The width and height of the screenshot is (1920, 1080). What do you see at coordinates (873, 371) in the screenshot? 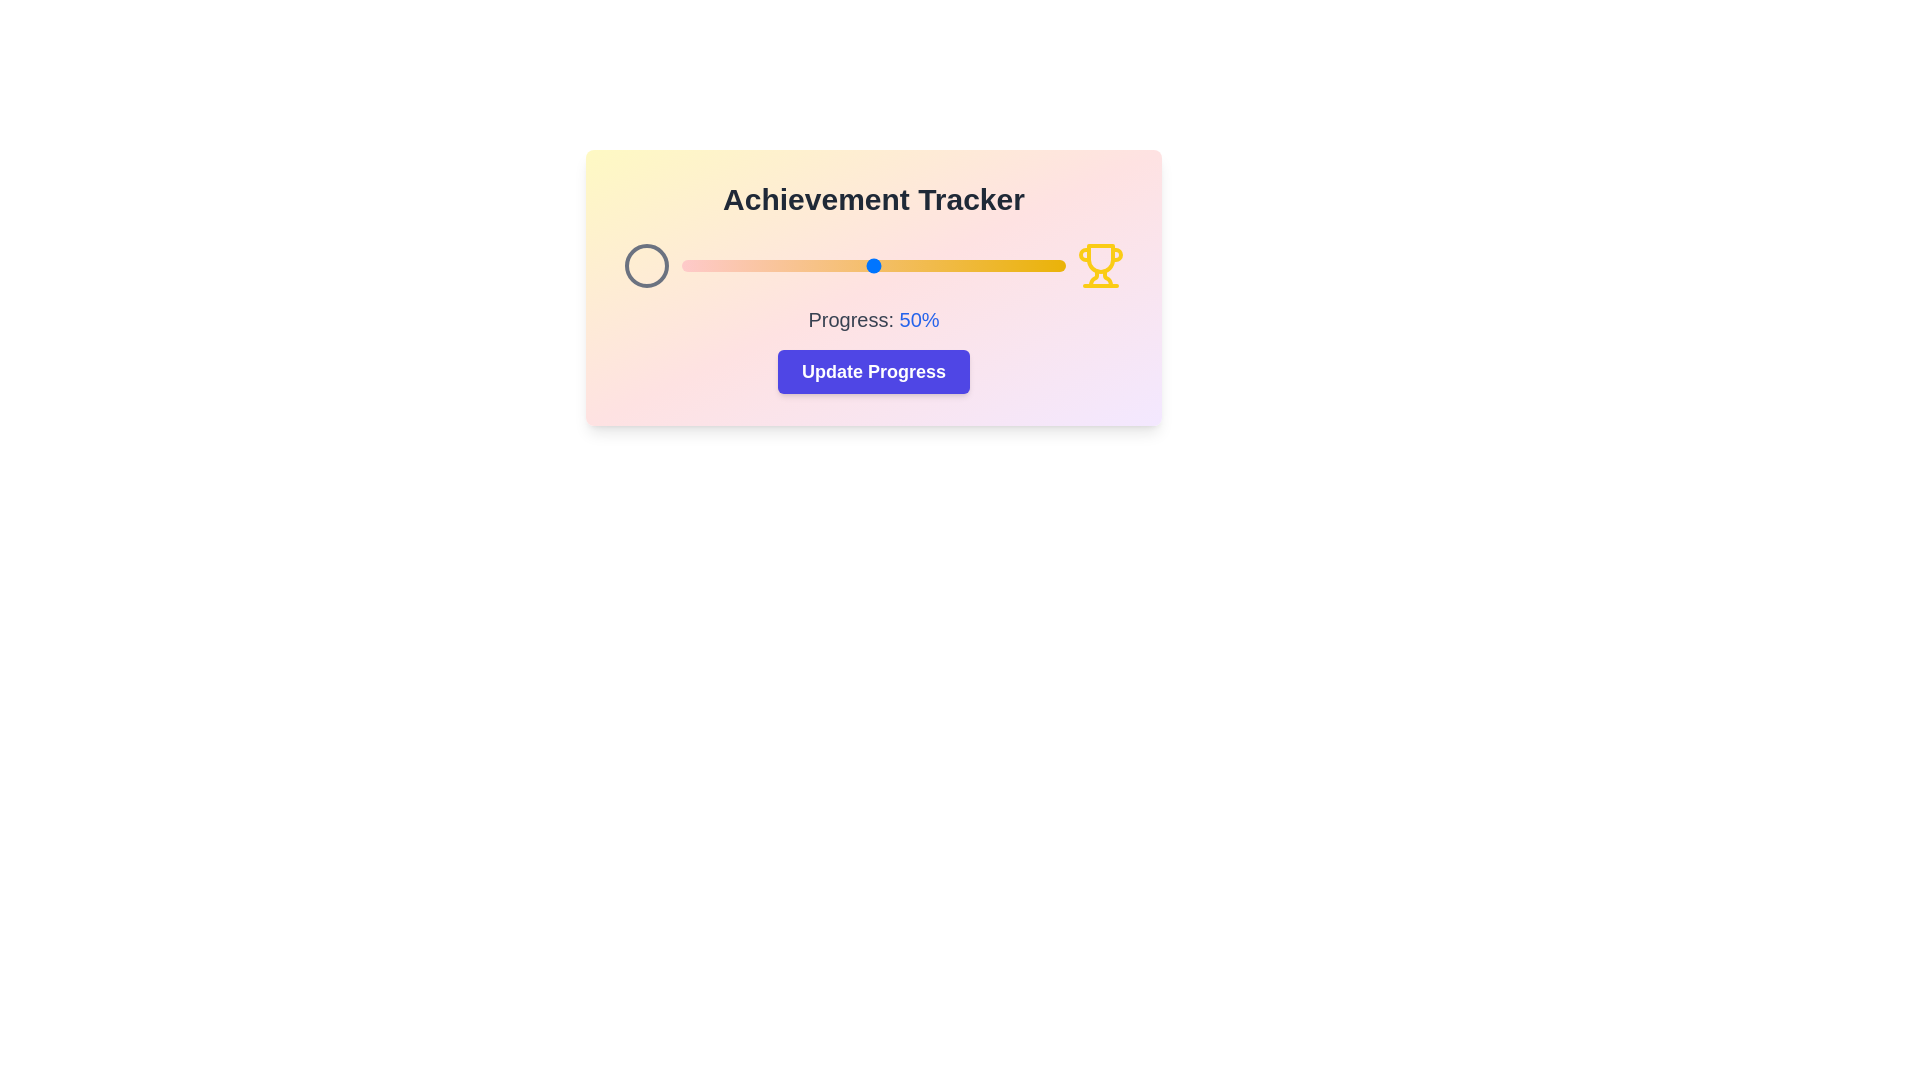
I see `the 'Update Progress' button to trigger the action` at bounding box center [873, 371].